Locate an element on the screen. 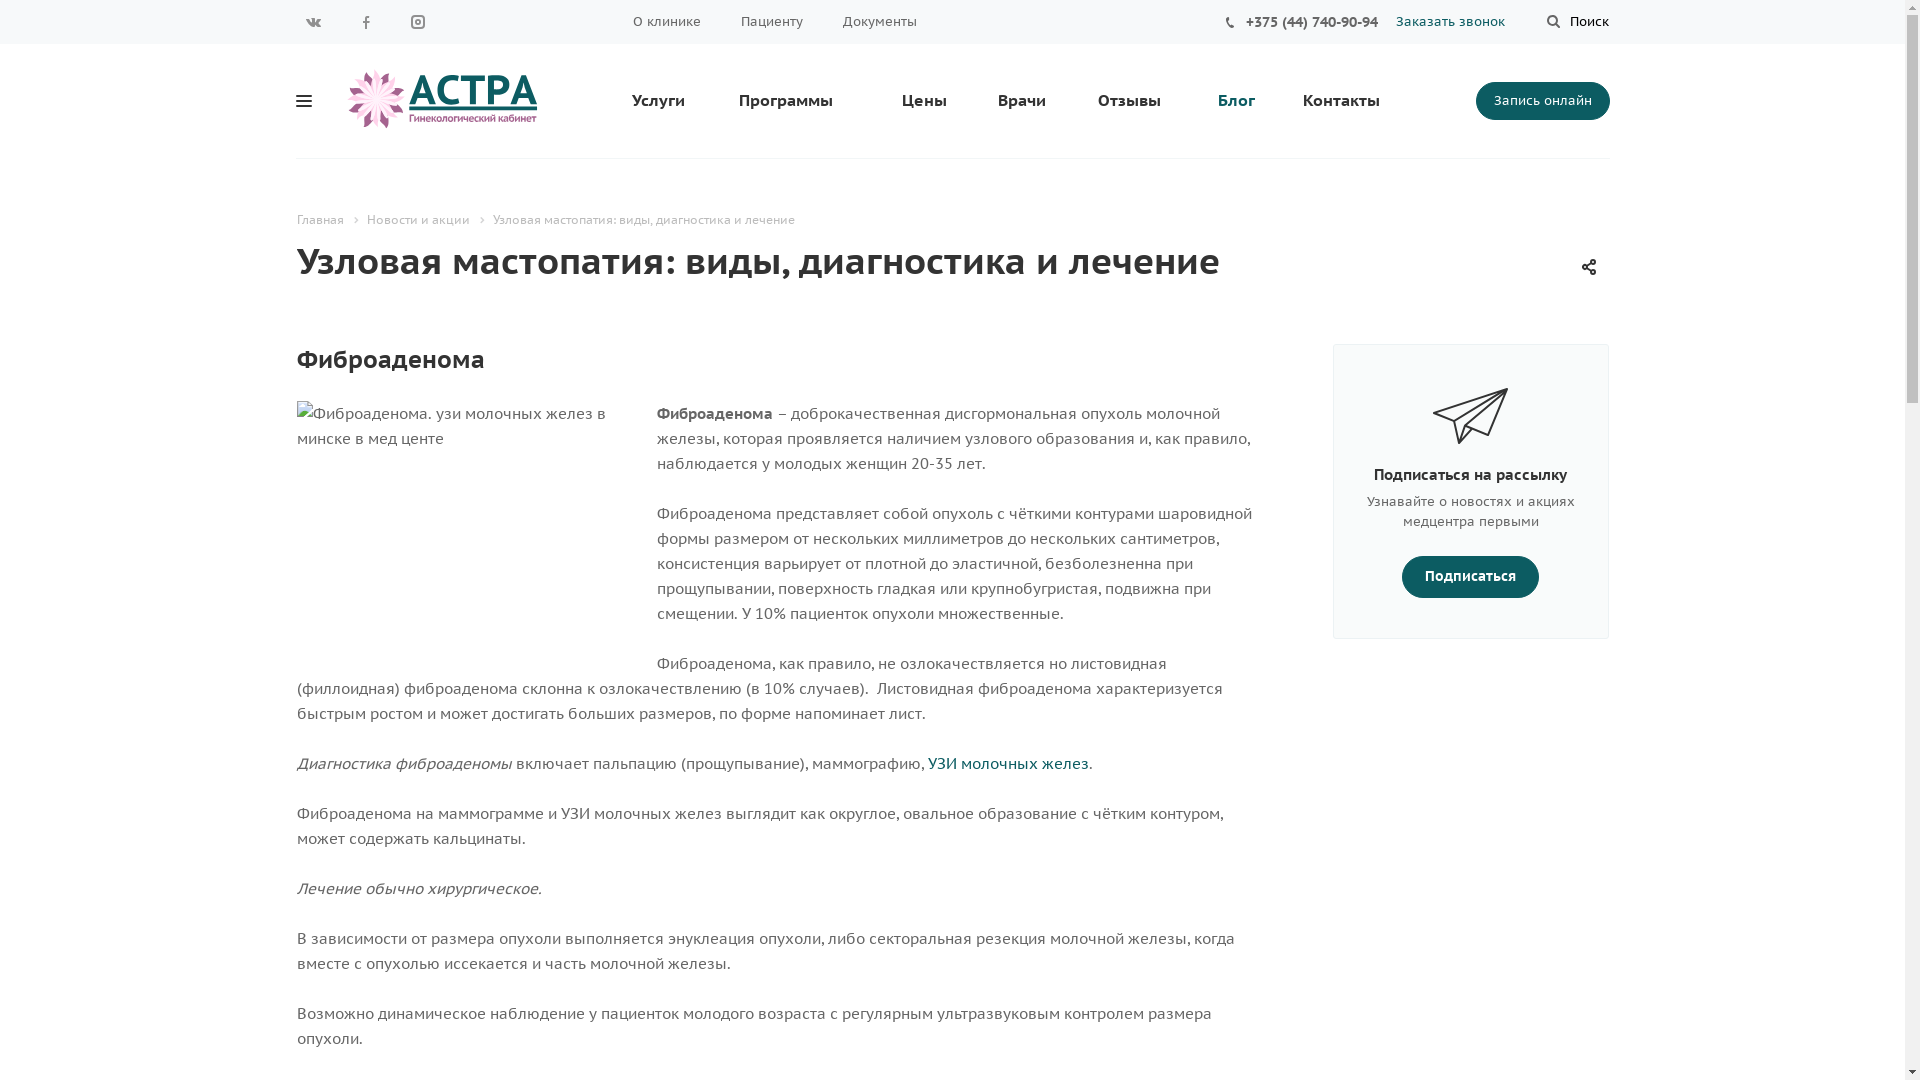 The image size is (1920, 1080). '+375 (44) 740-90-94' is located at coordinates (1245, 22).